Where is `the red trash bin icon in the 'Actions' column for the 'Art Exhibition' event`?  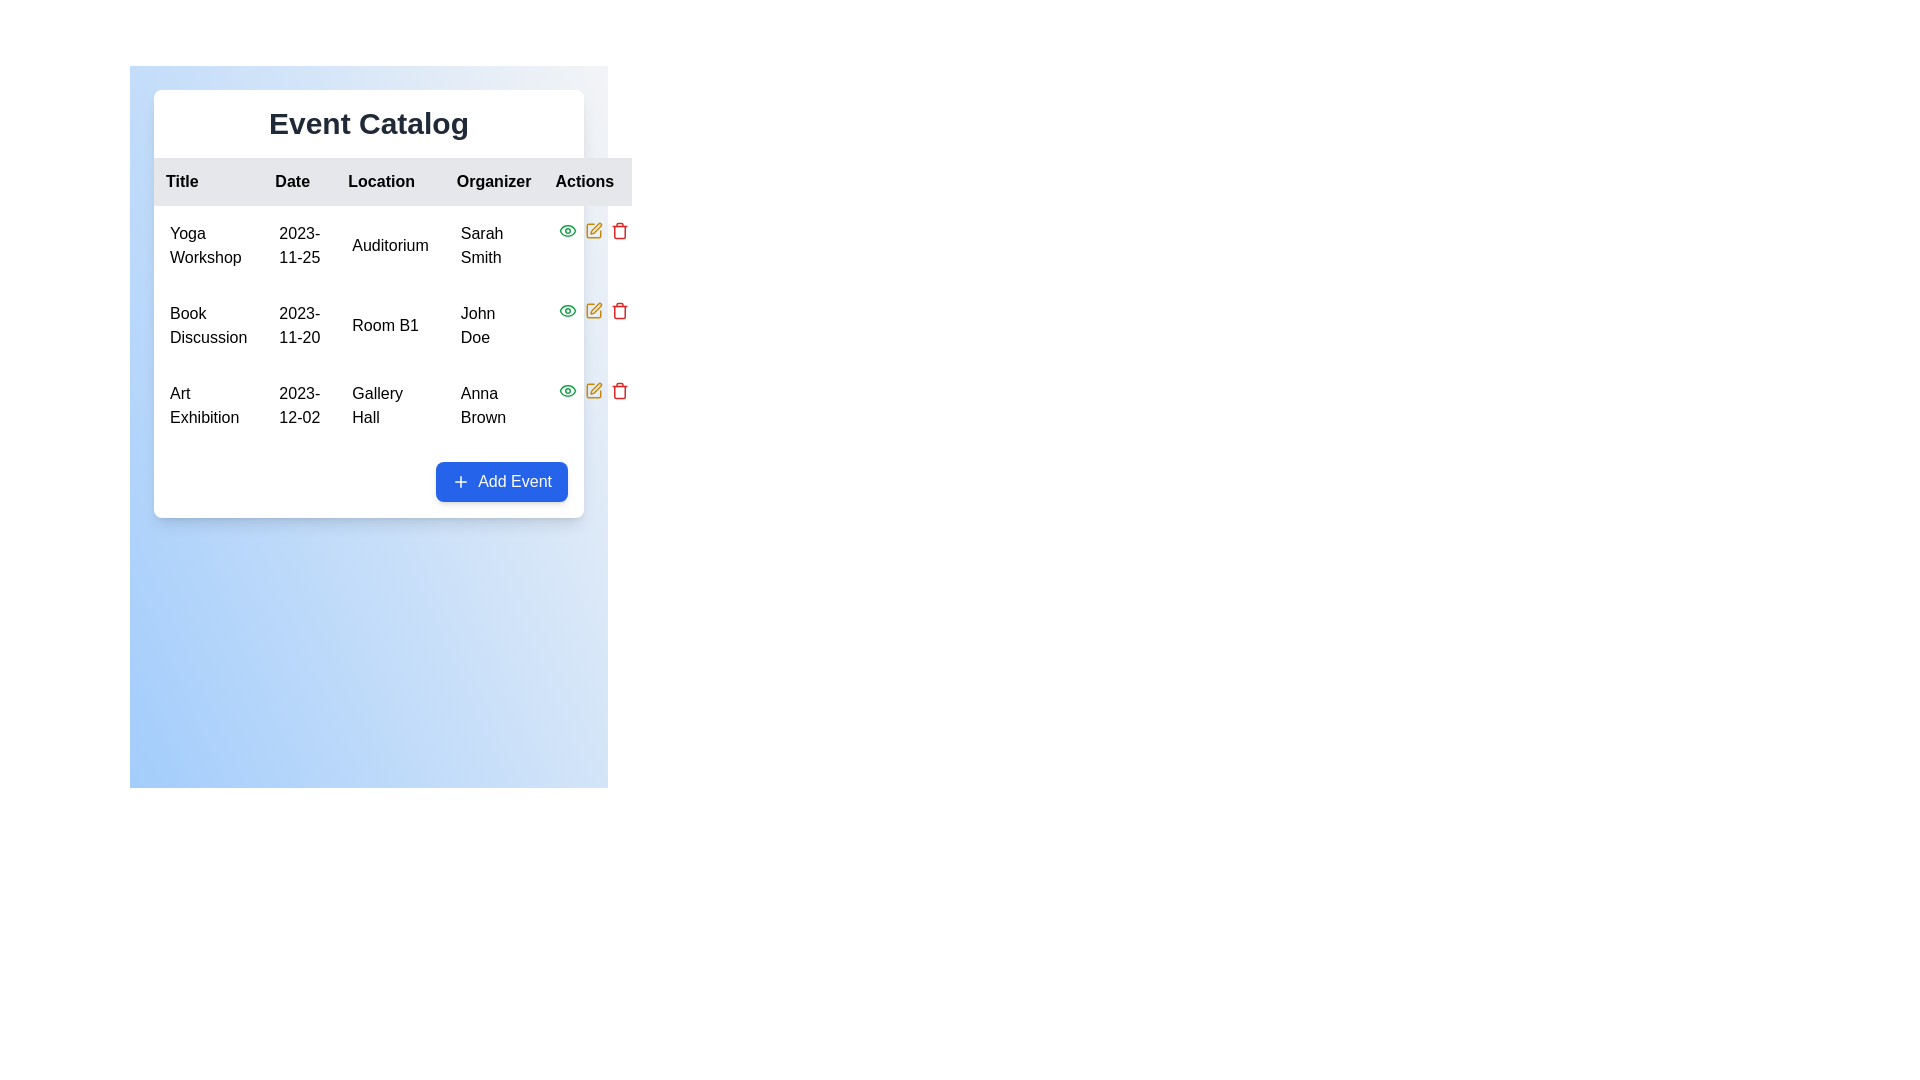
the red trash bin icon in the 'Actions' column for the 'Art Exhibition' event is located at coordinates (619, 390).